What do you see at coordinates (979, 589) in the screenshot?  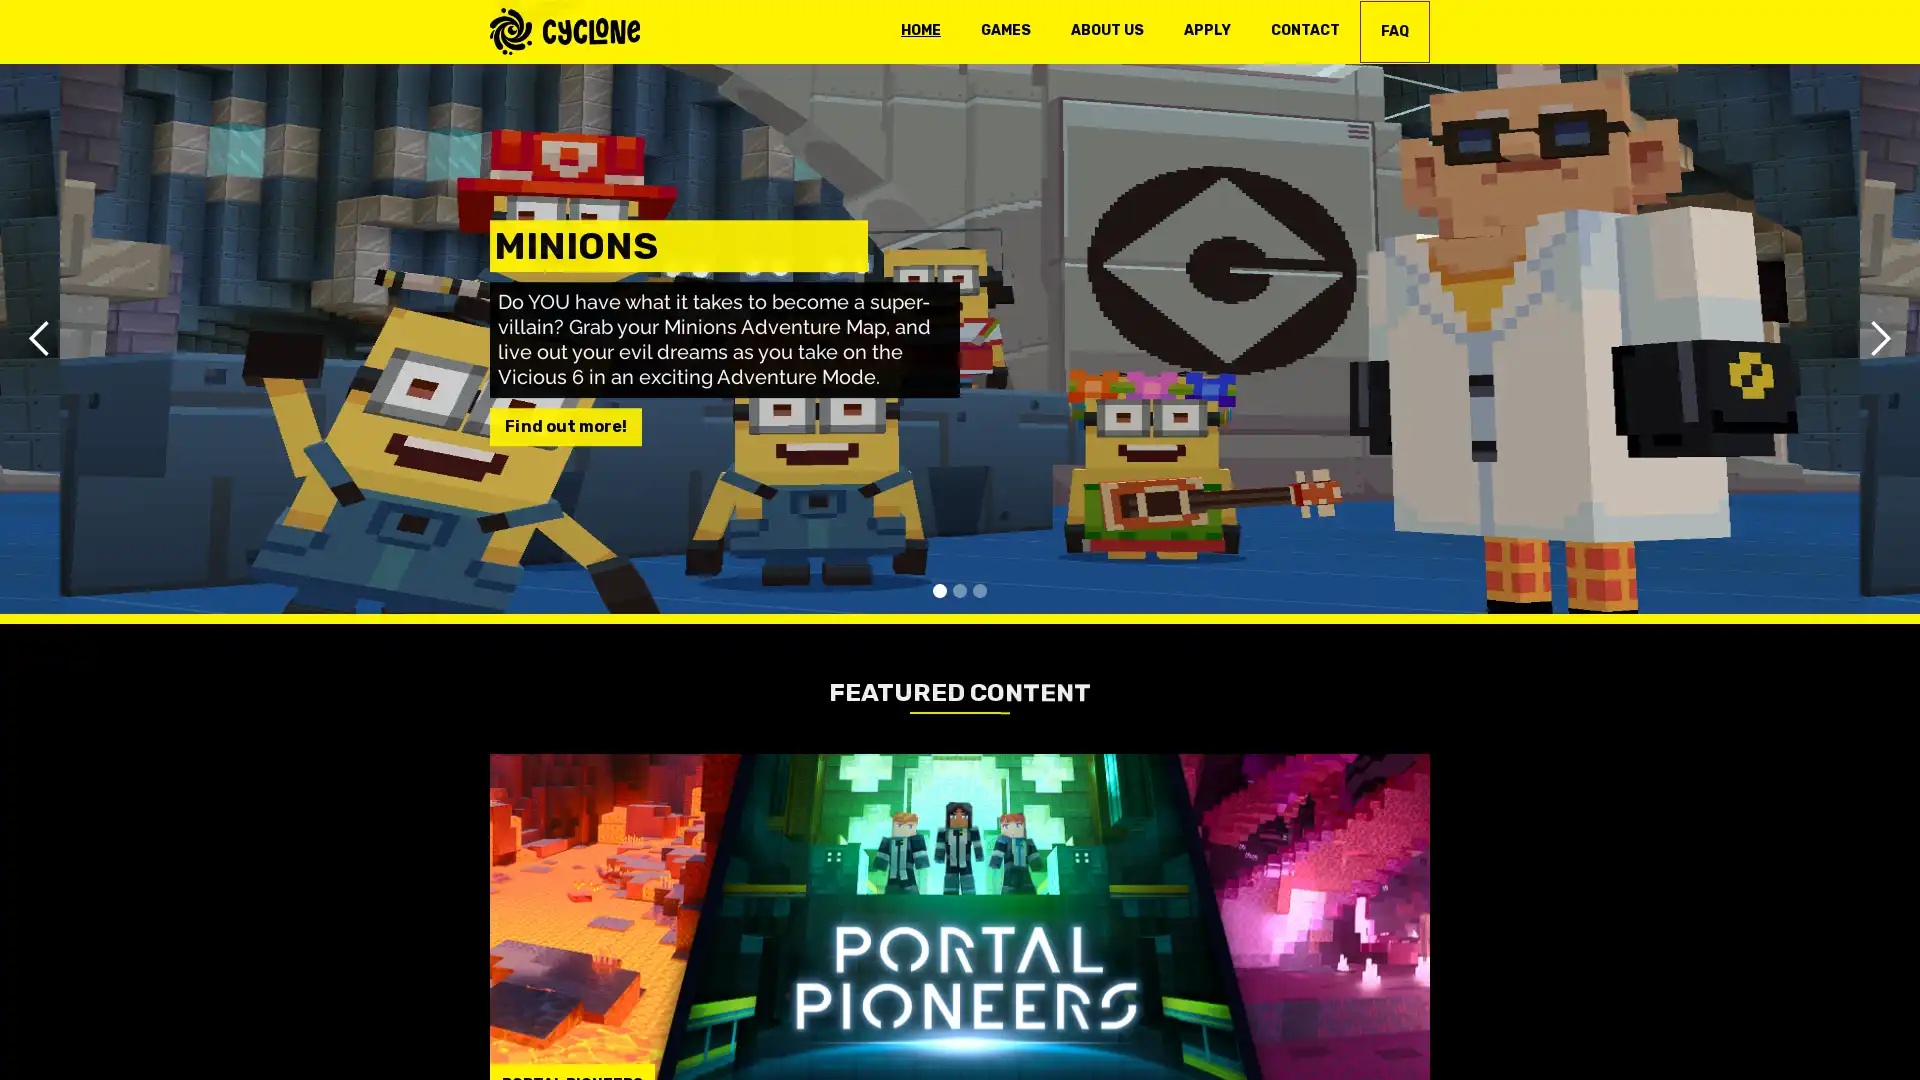 I see `Show slide 3 of 3` at bounding box center [979, 589].